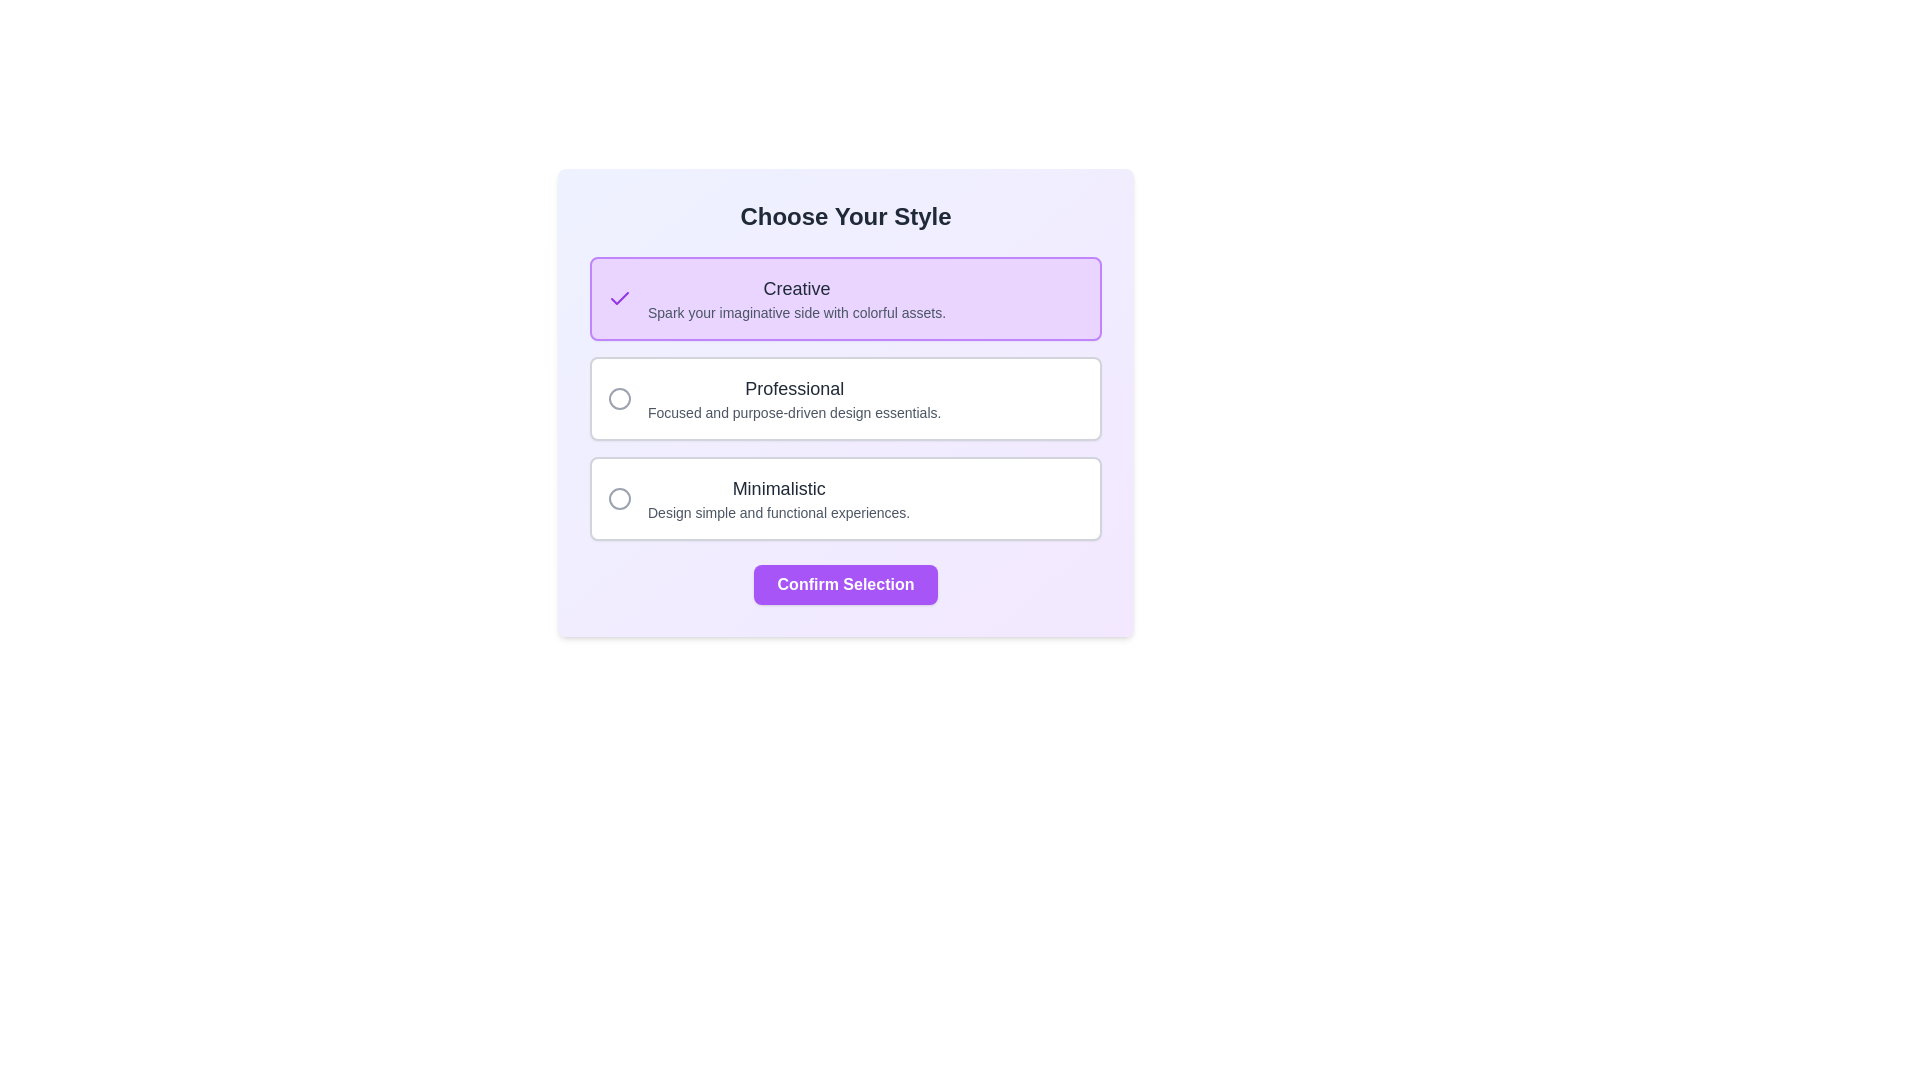 This screenshot has height=1080, width=1920. Describe the element at coordinates (778, 497) in the screenshot. I see `descriptive static text block for the 'Minimalistic' option located in the vertical selection menu, positioned below 'Professional' and above the 'Confirm Selection' button` at that location.